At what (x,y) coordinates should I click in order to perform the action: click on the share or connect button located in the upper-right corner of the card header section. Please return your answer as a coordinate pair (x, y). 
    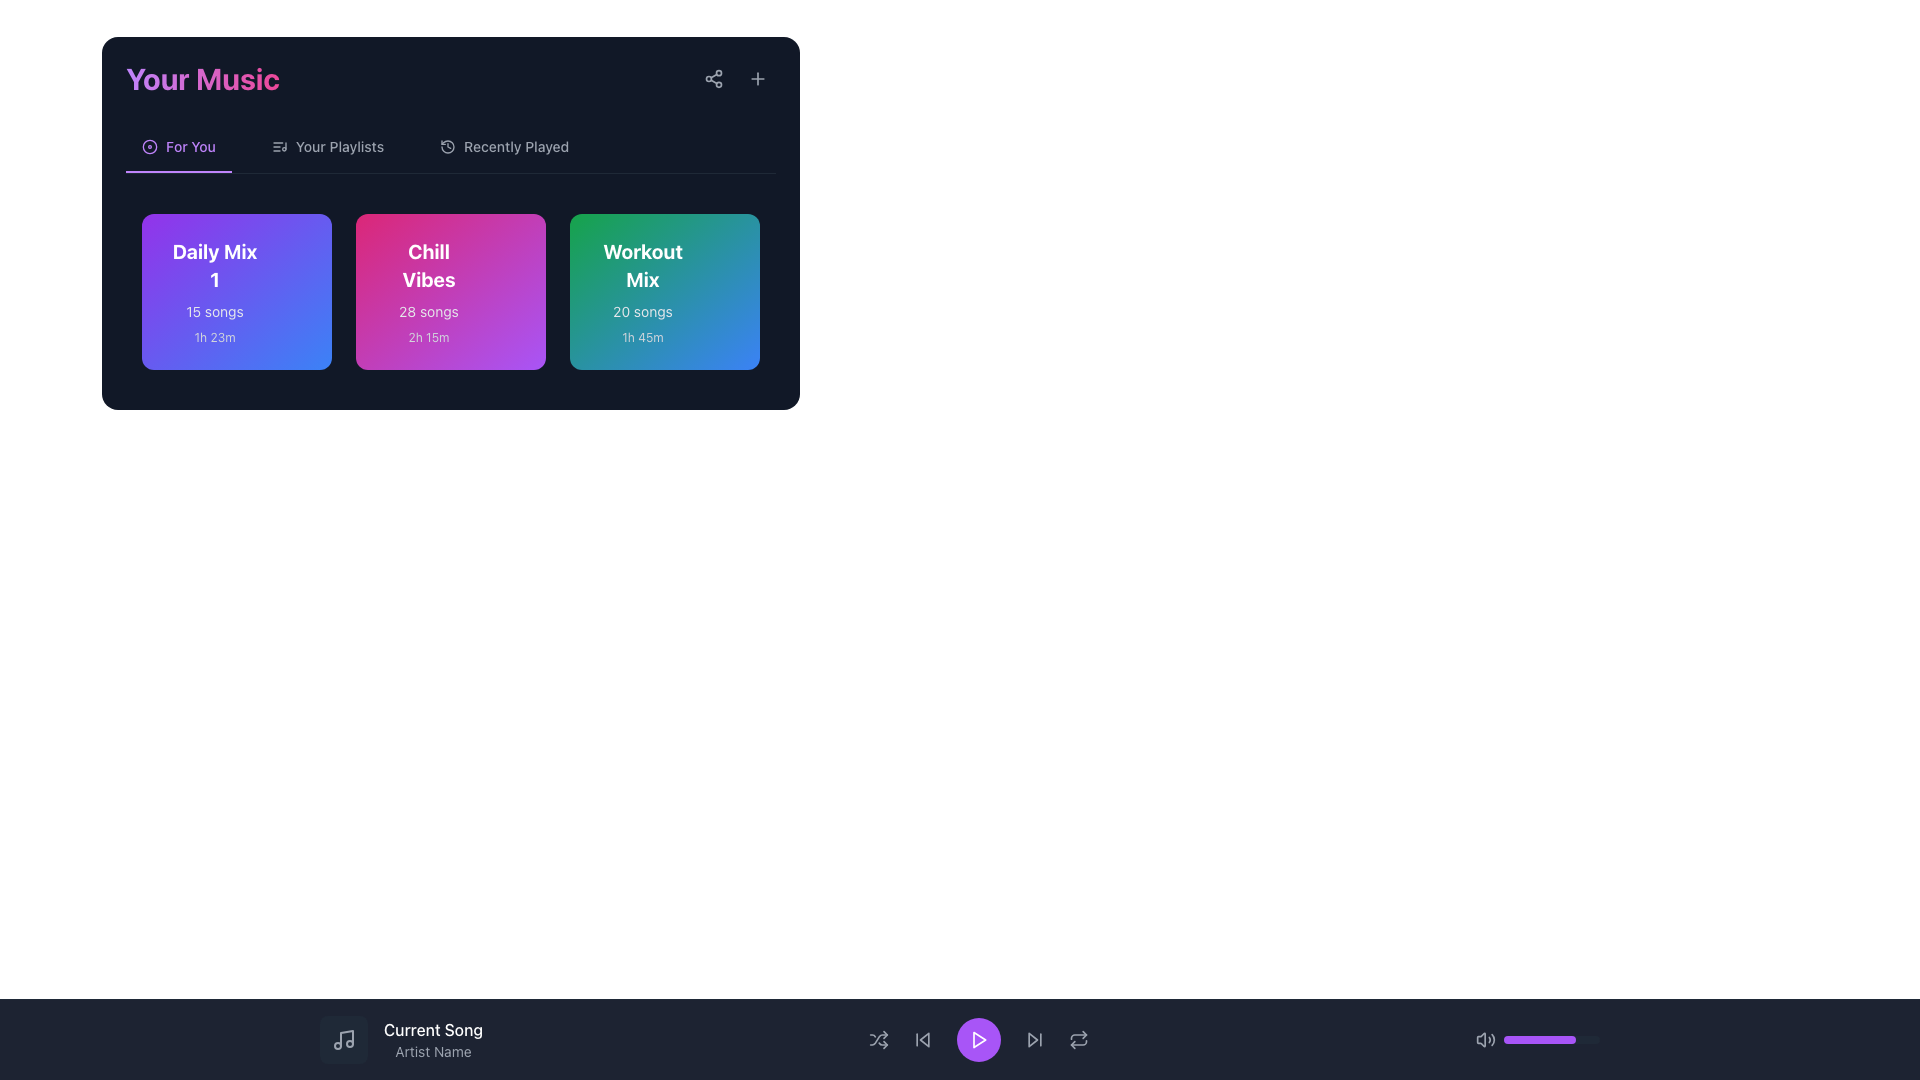
    Looking at the image, I should click on (714, 77).